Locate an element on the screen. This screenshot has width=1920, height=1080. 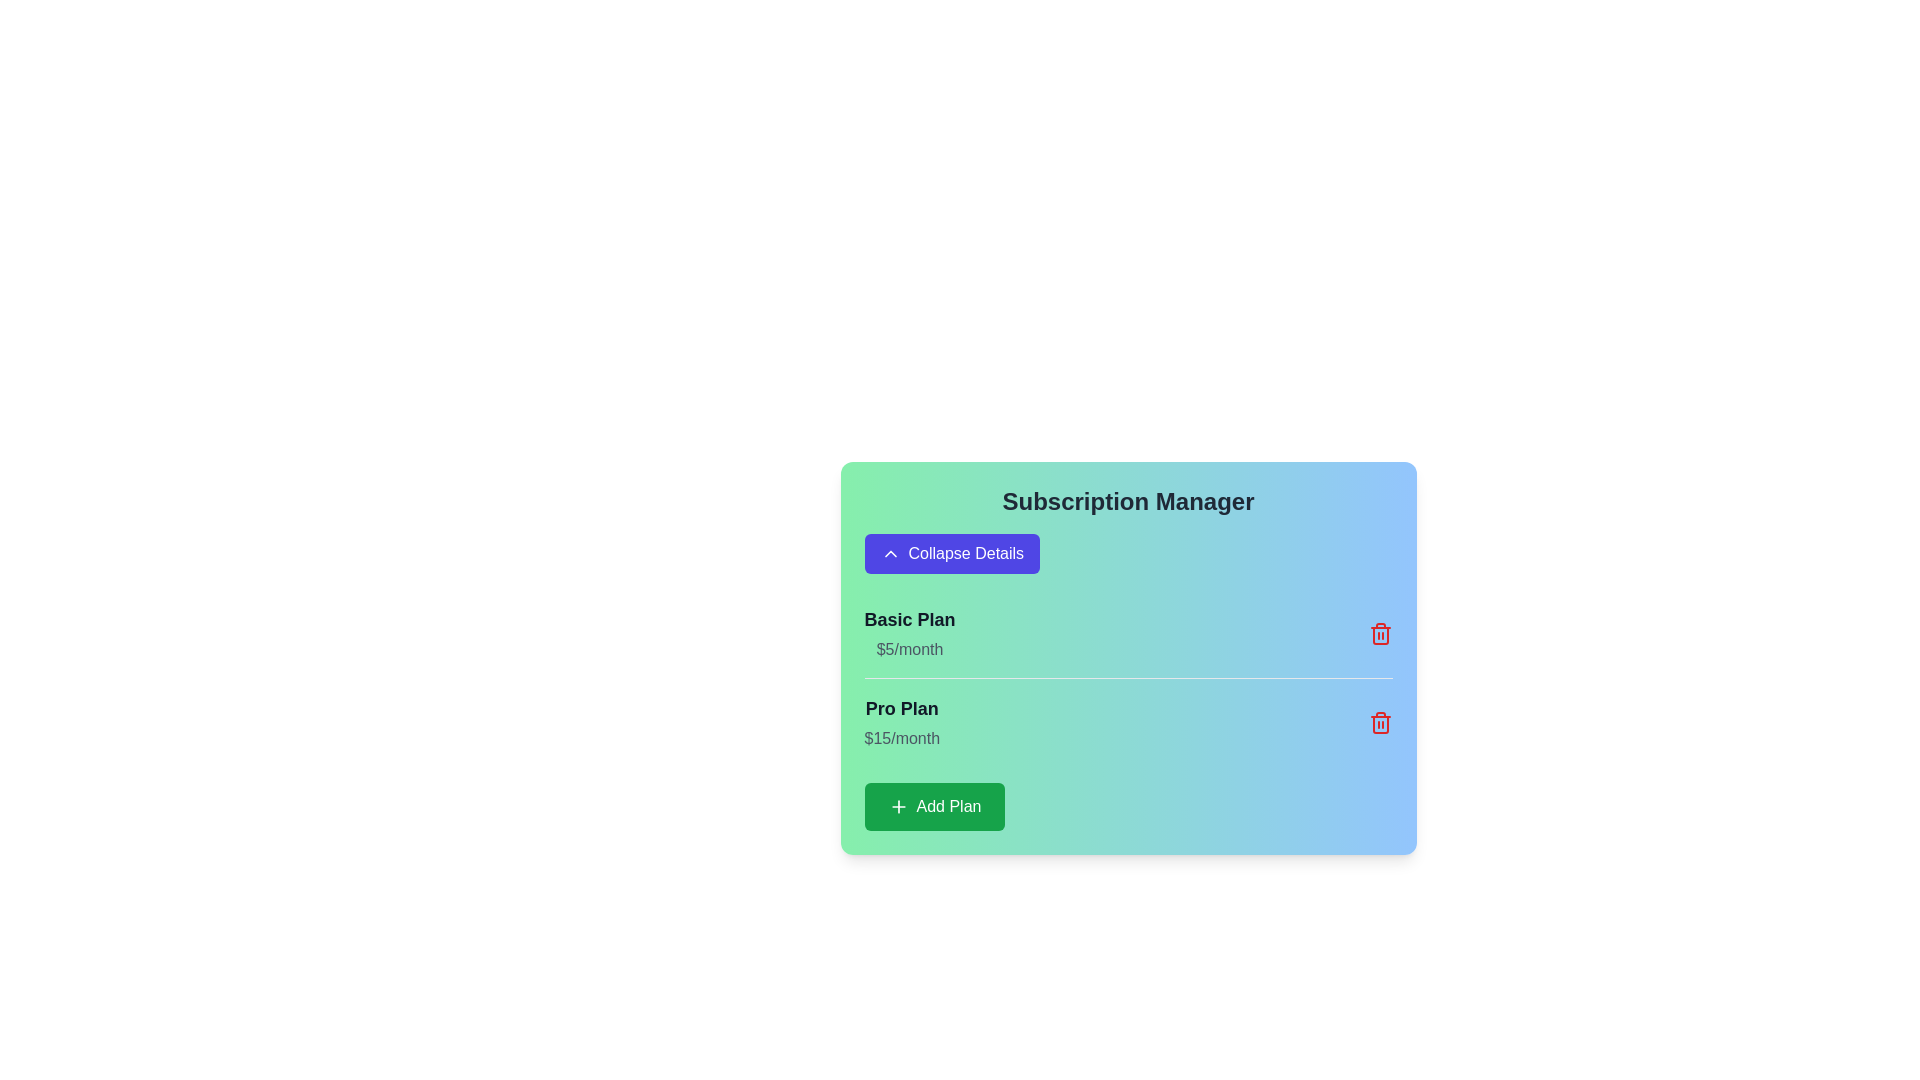
the deletion icon button located at the bottom-right of the 'Subscription Manager' section is located at coordinates (1379, 725).